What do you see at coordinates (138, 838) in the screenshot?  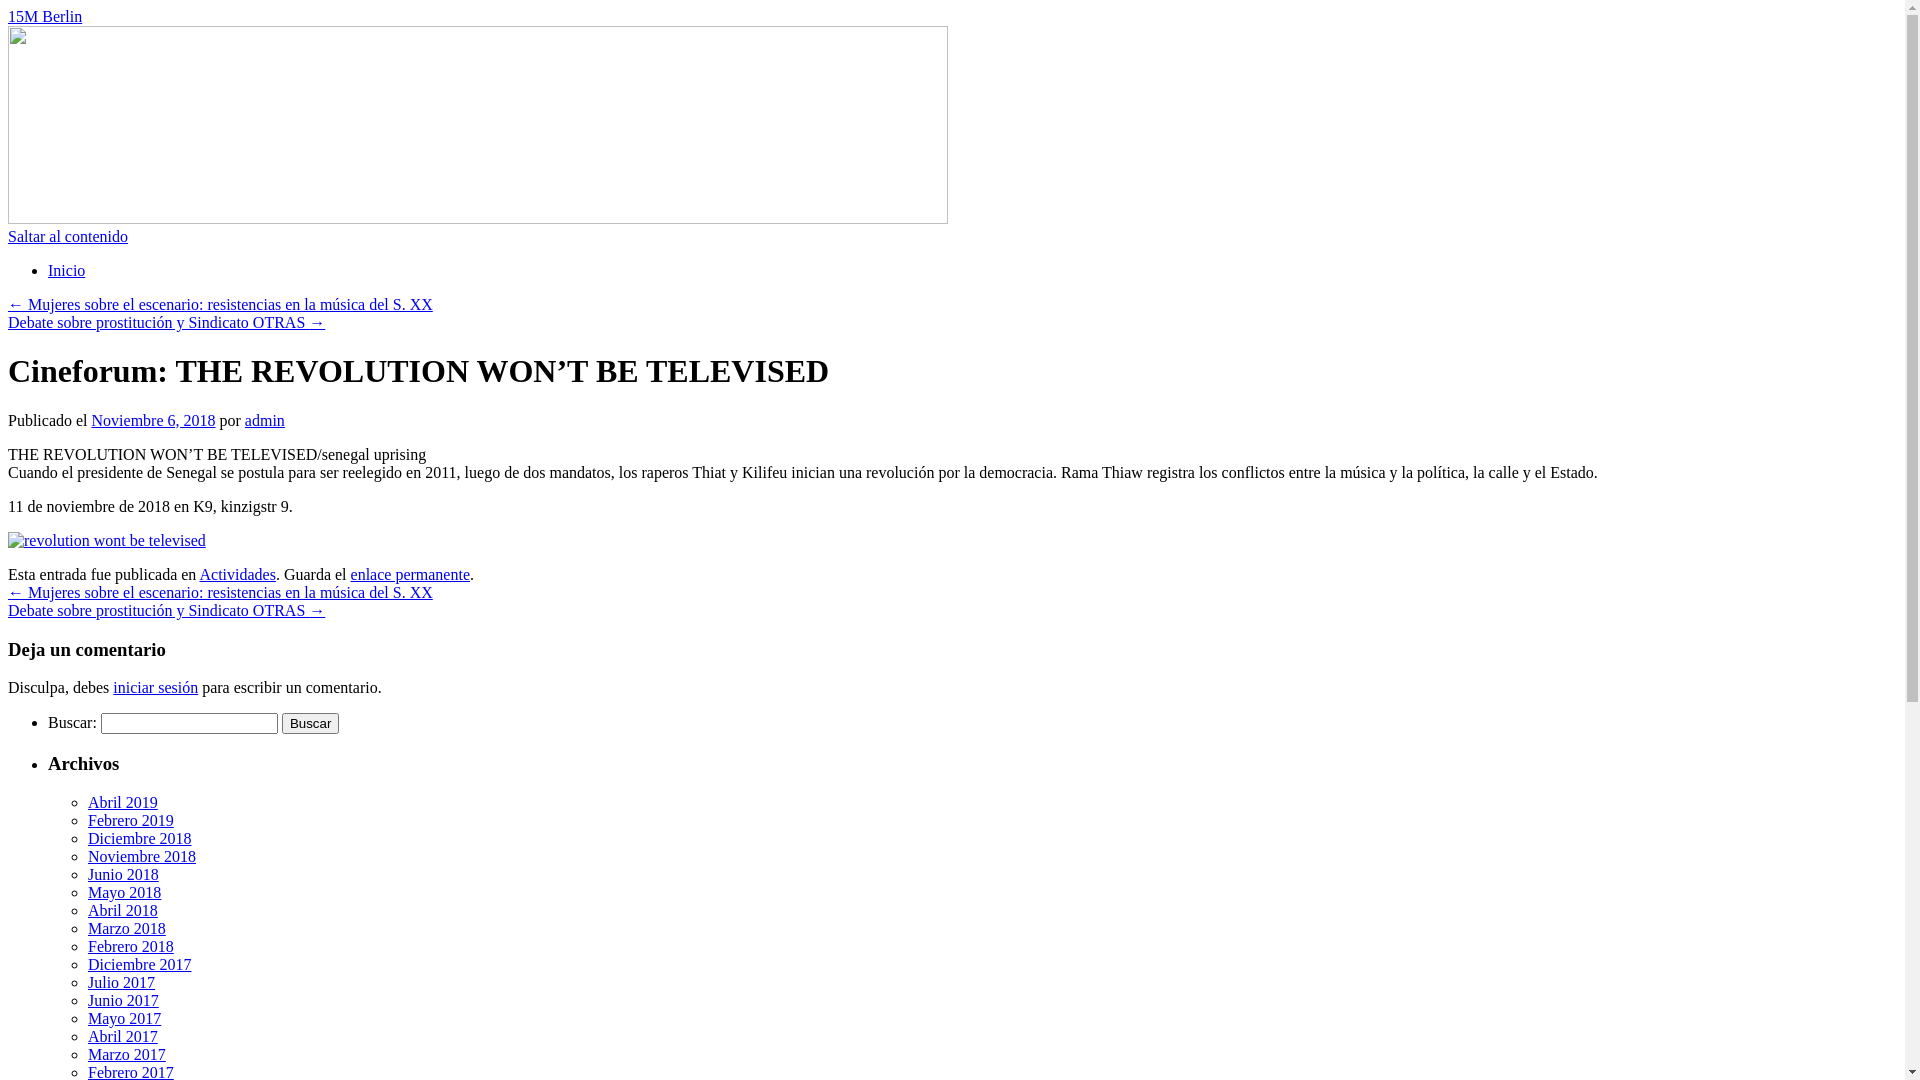 I see `'Diciembre 2018'` at bounding box center [138, 838].